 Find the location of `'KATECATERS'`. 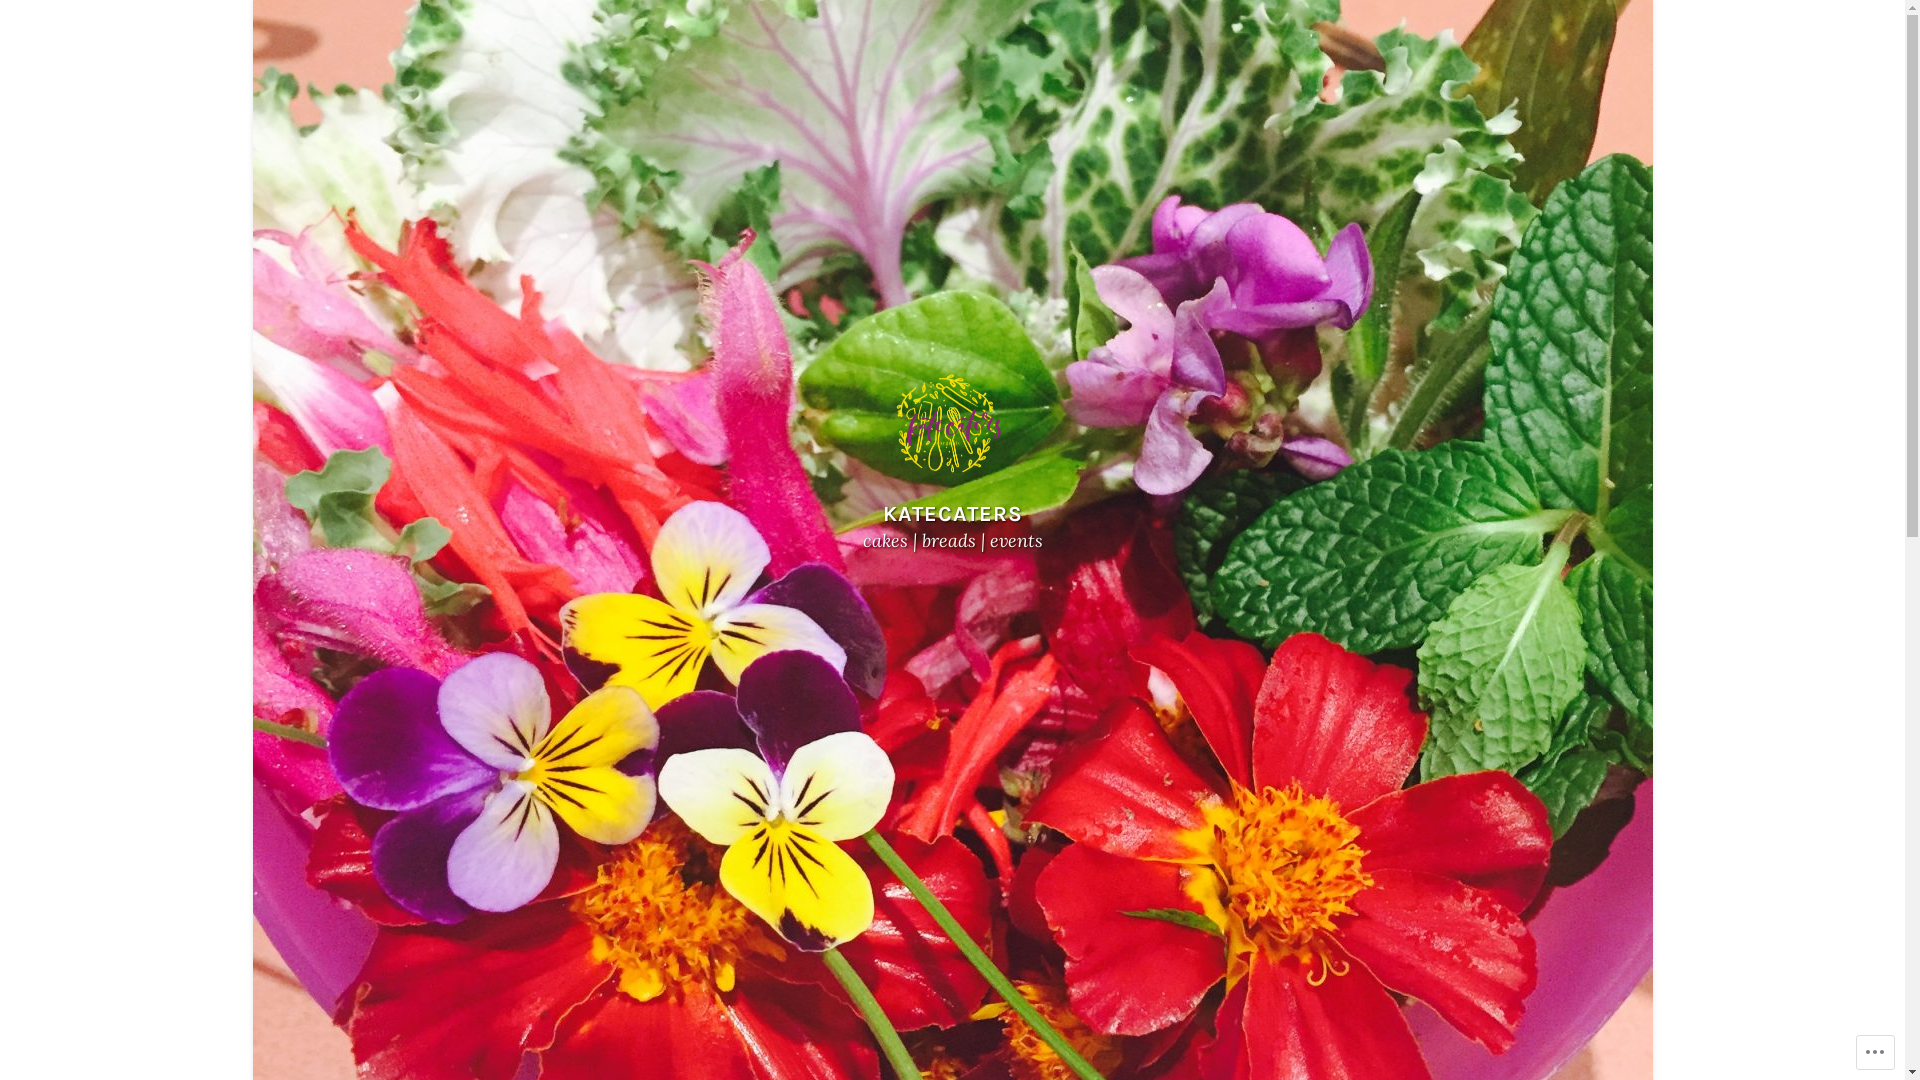

'KATECATERS' is located at coordinates (950, 512).